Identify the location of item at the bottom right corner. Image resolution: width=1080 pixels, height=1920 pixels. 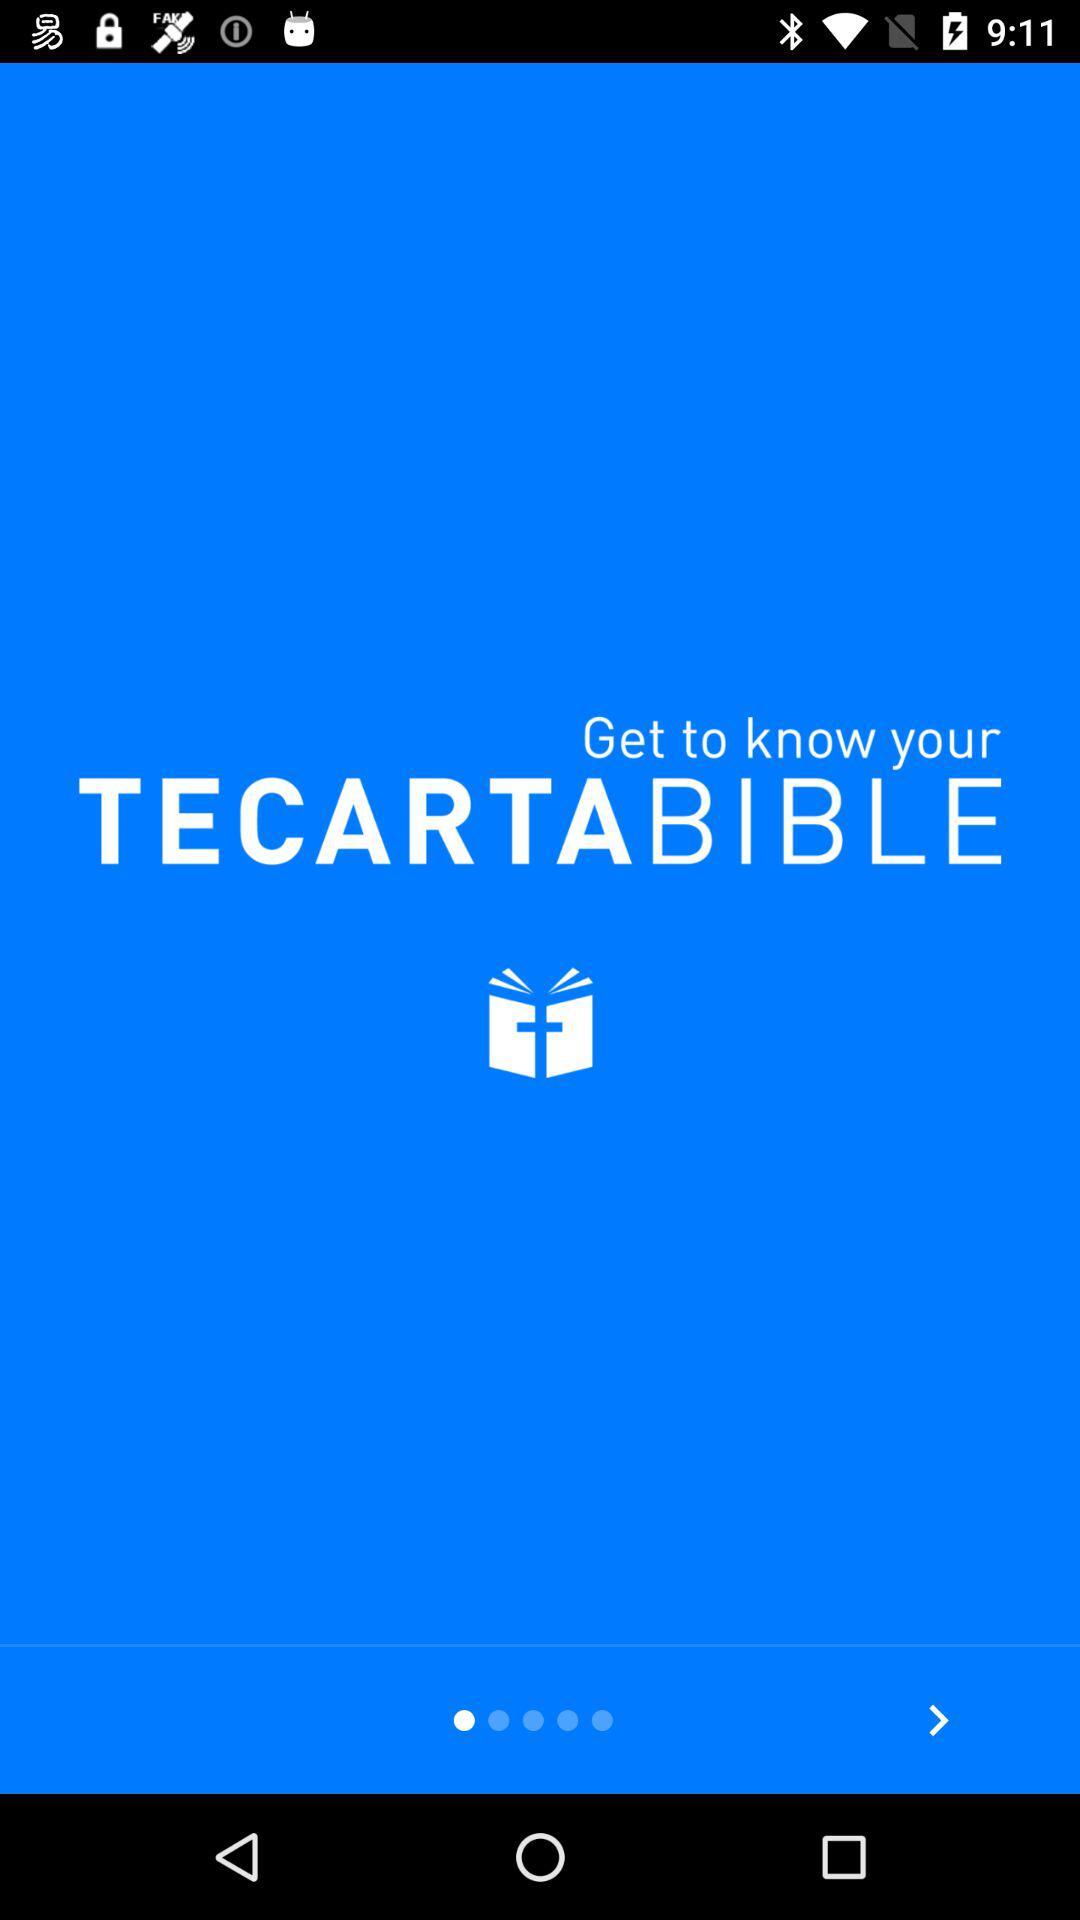
(938, 1719).